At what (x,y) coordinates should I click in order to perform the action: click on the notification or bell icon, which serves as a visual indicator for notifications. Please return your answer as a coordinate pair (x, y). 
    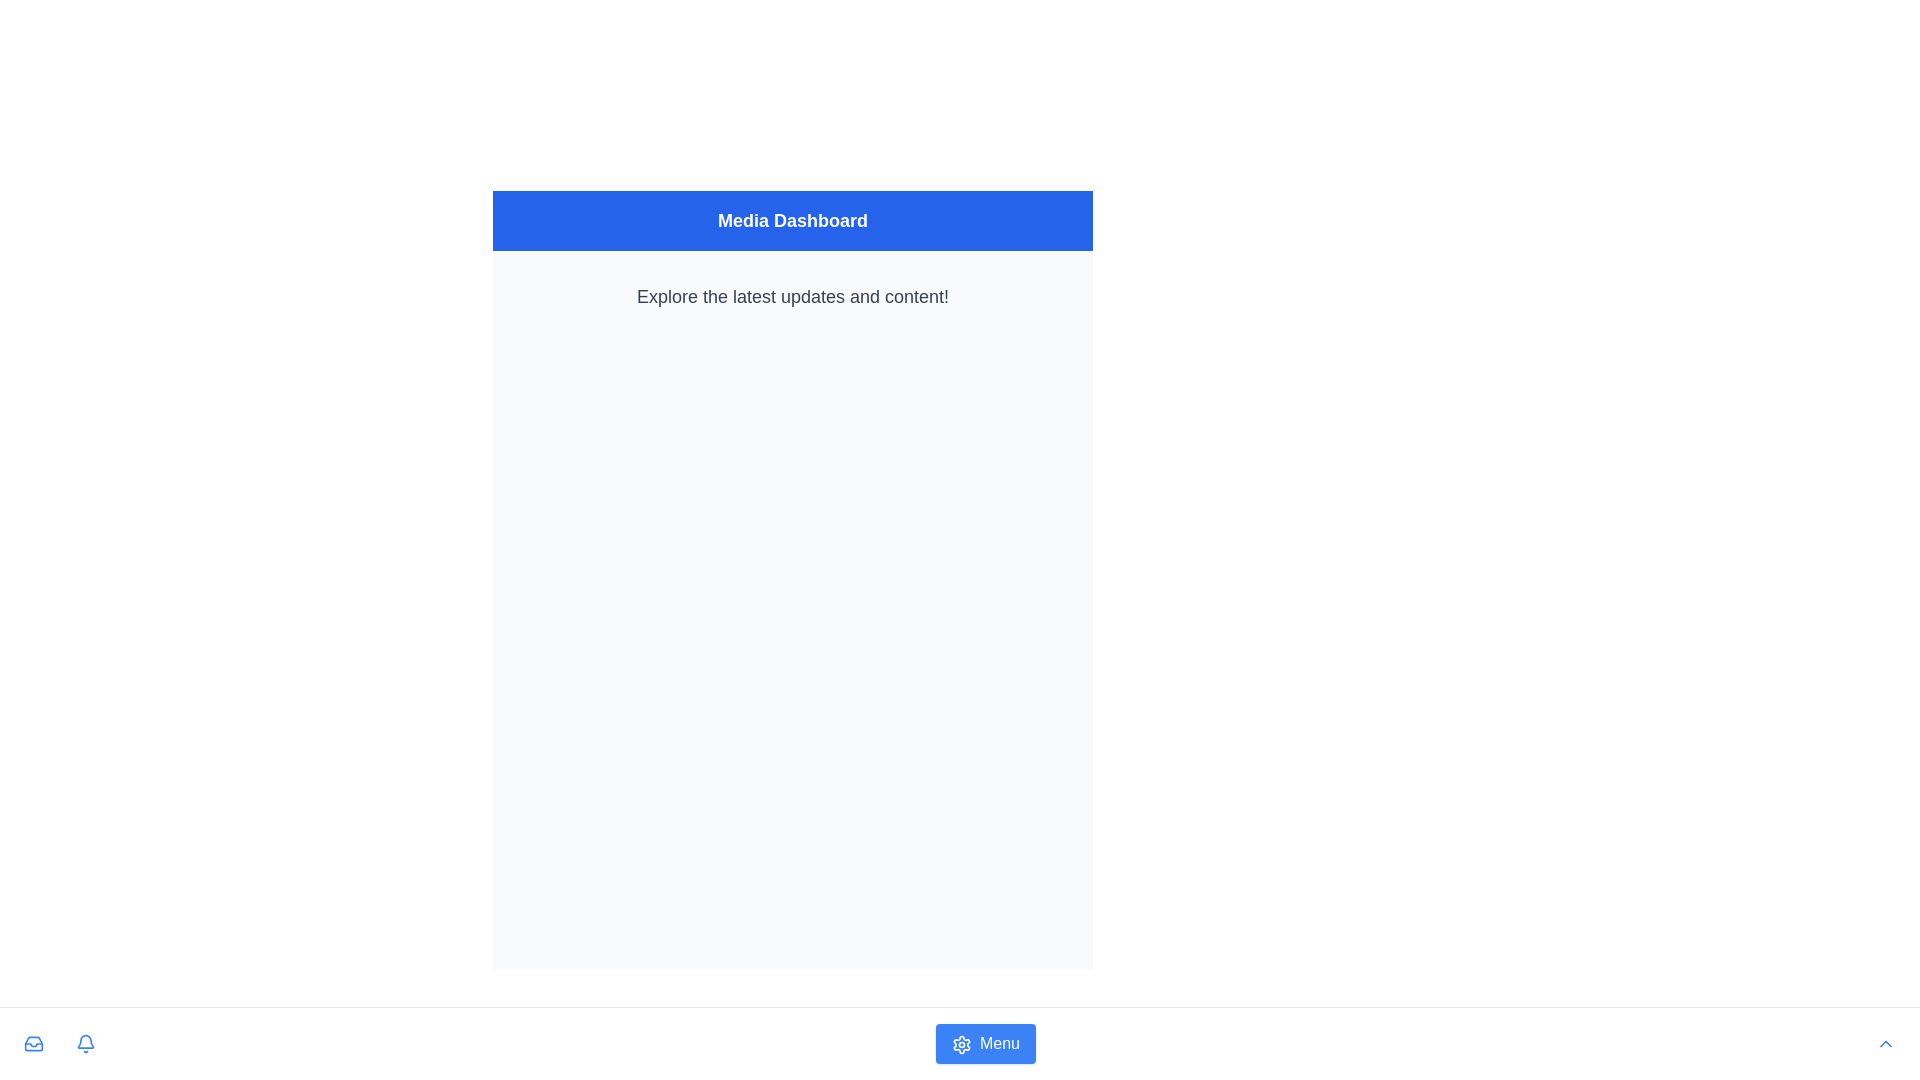
    Looking at the image, I should click on (85, 1043).